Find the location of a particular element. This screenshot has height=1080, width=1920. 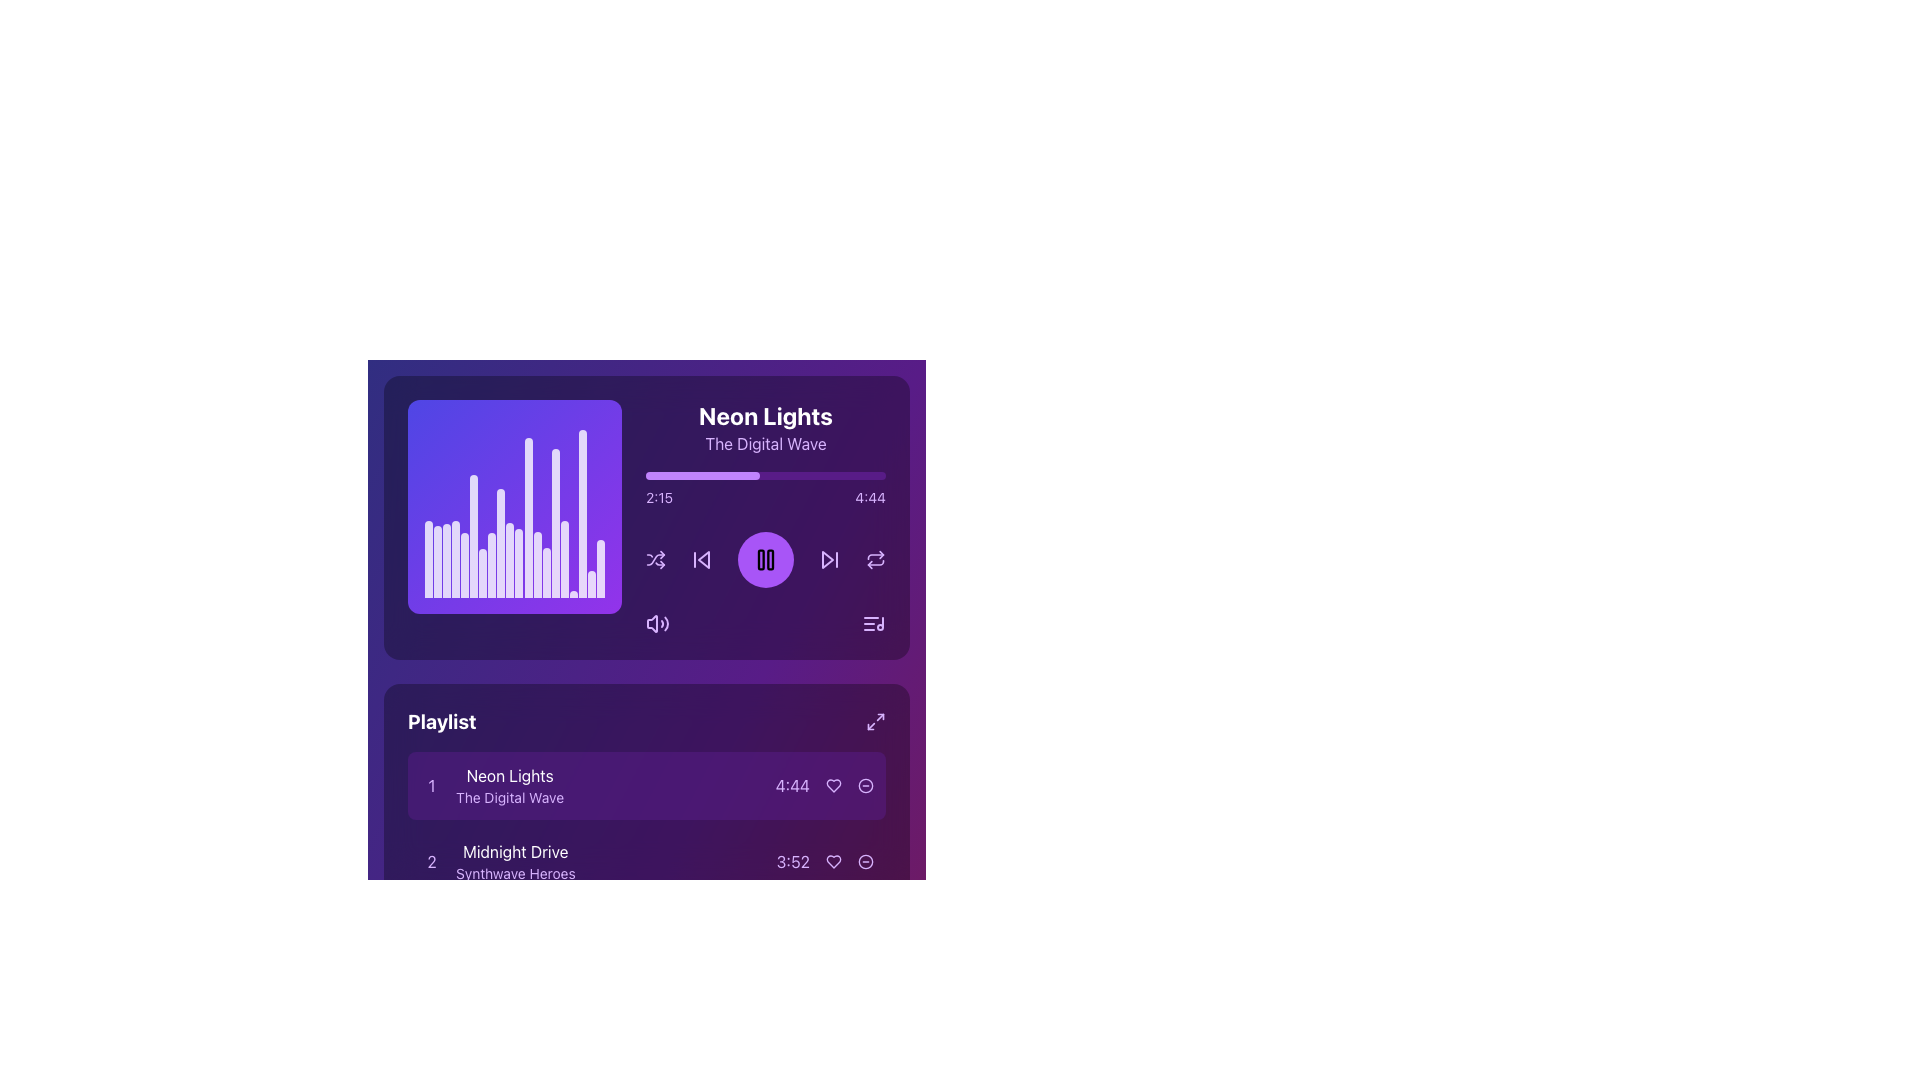

the 16th visualizer bar in the audio visualization feature to see changes in its height based on sound frequencies is located at coordinates (555, 522).